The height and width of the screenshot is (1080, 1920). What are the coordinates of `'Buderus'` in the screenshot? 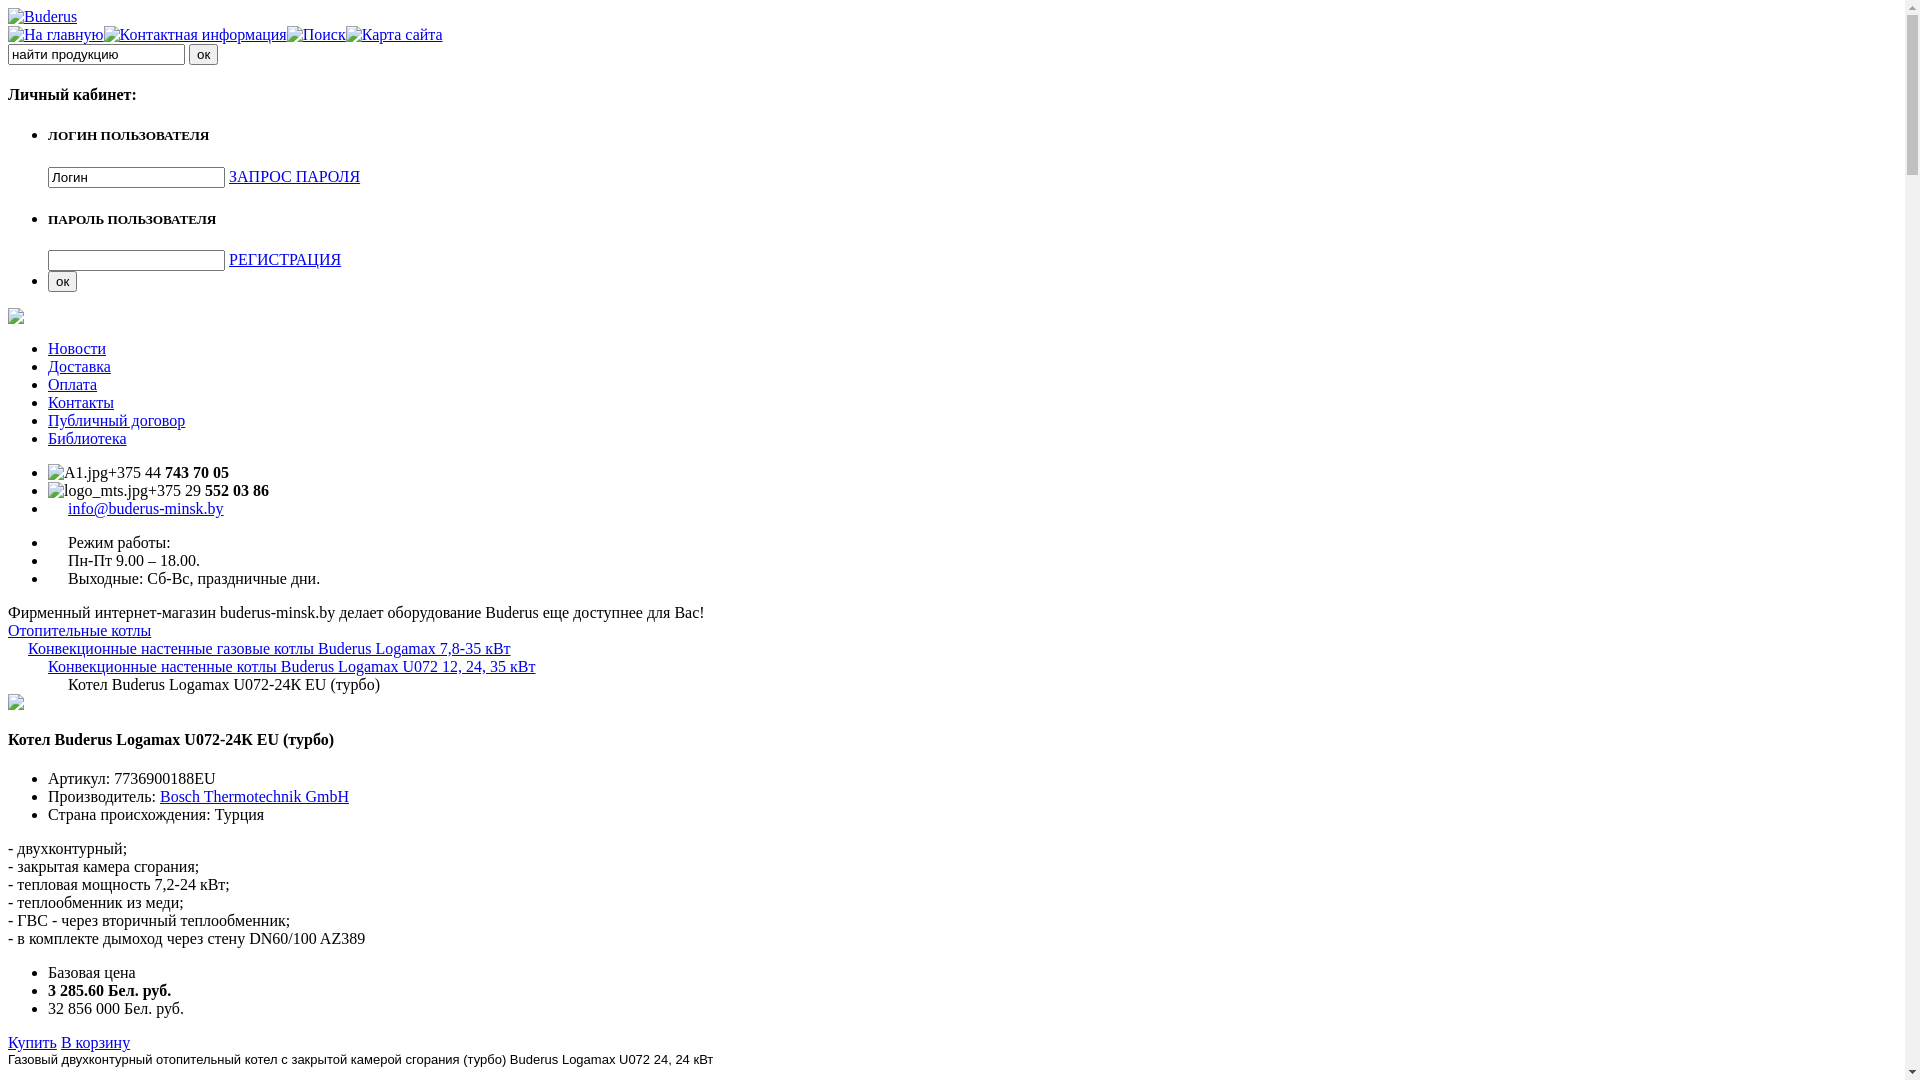 It's located at (42, 16).